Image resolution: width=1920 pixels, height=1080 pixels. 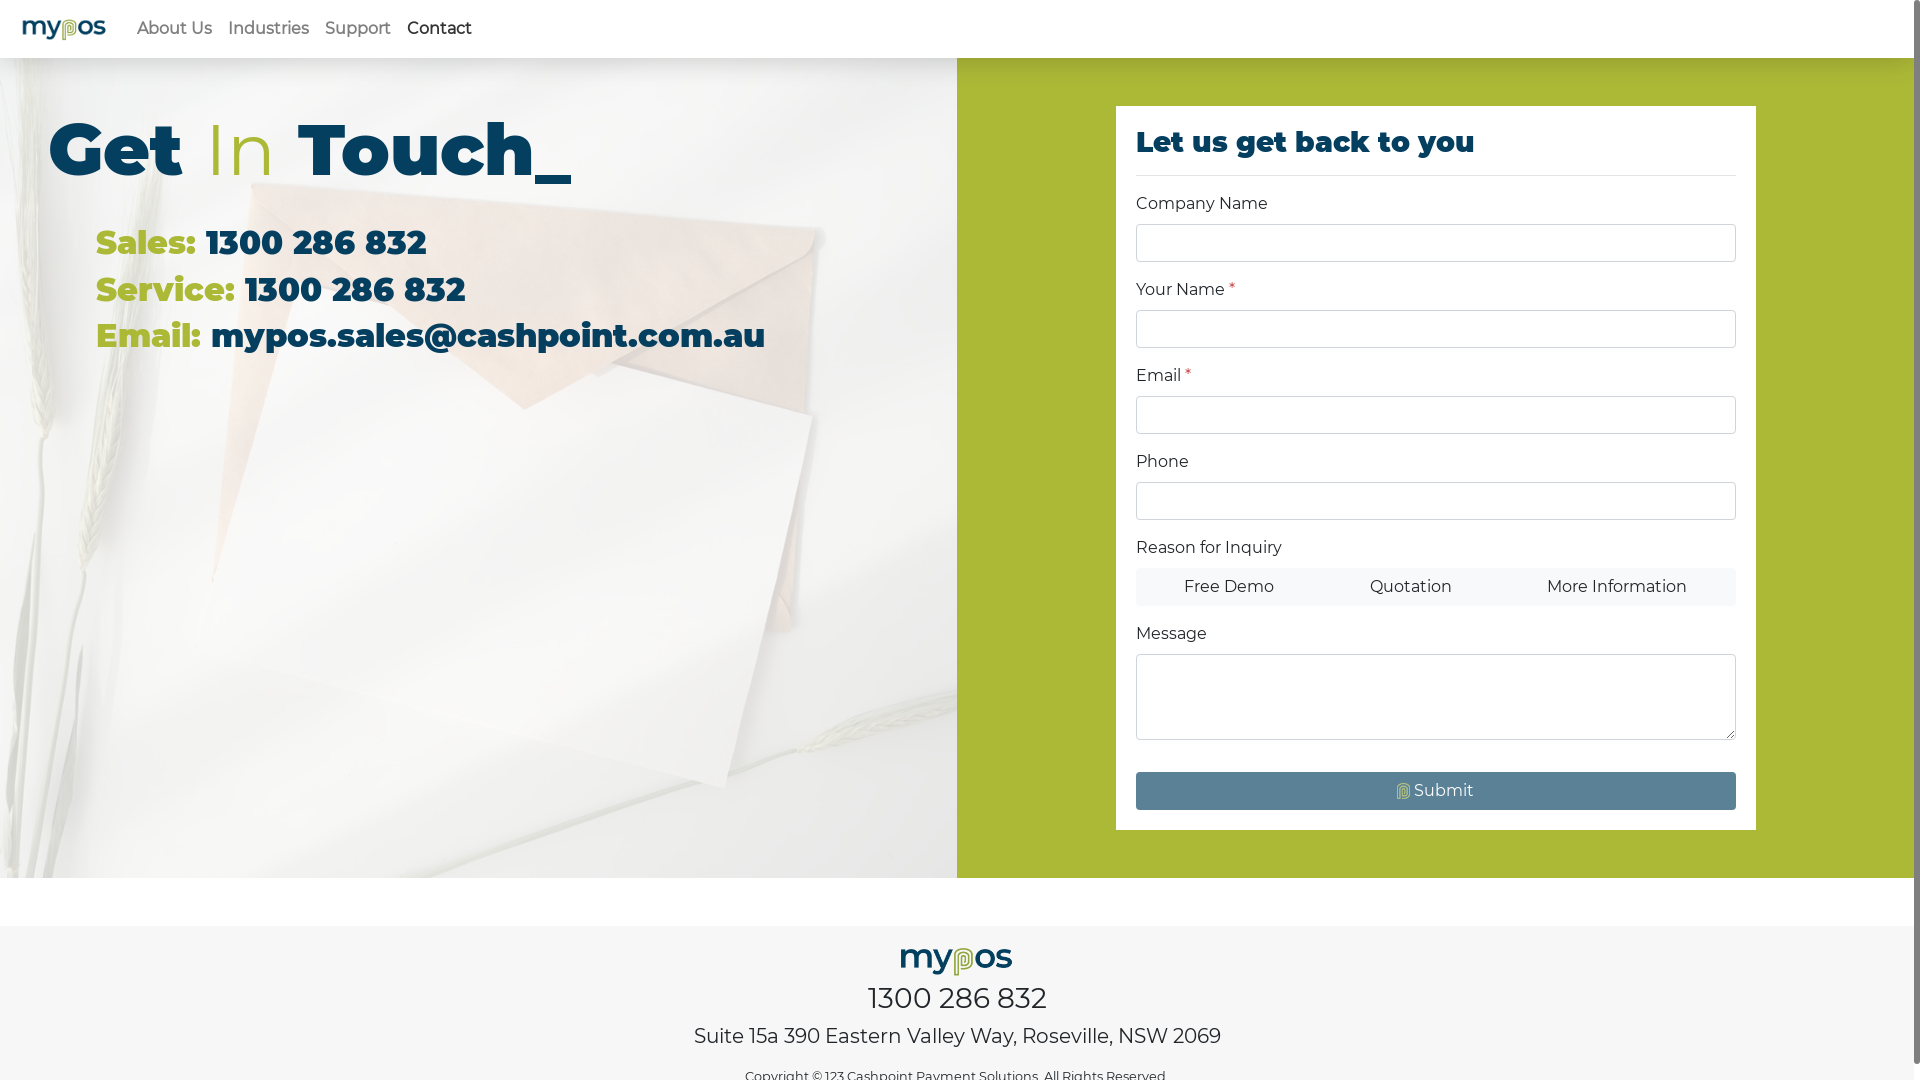 I want to click on 'Contact', so click(x=438, y=29).